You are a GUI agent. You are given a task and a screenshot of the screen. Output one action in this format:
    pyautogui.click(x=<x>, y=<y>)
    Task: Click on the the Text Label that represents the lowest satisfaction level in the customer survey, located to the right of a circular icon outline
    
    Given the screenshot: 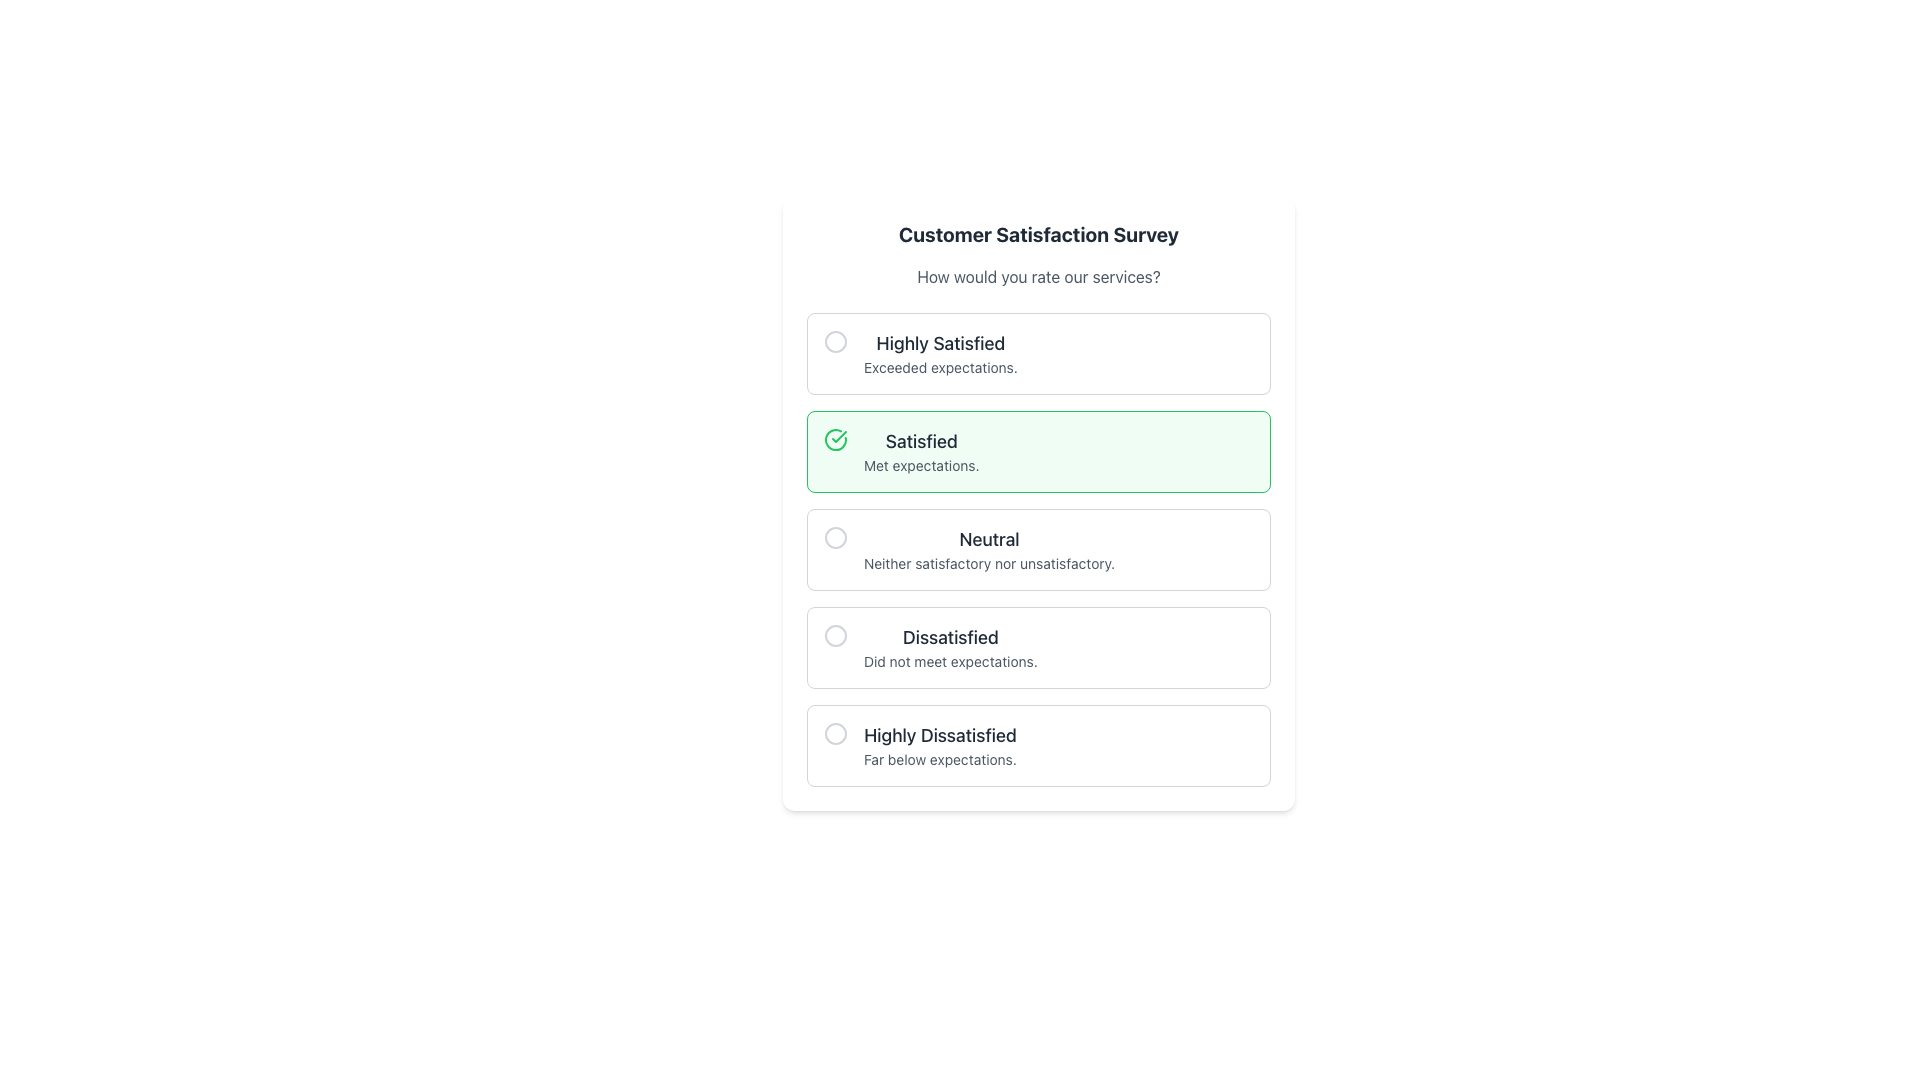 What is the action you would take?
    pyautogui.click(x=939, y=745)
    